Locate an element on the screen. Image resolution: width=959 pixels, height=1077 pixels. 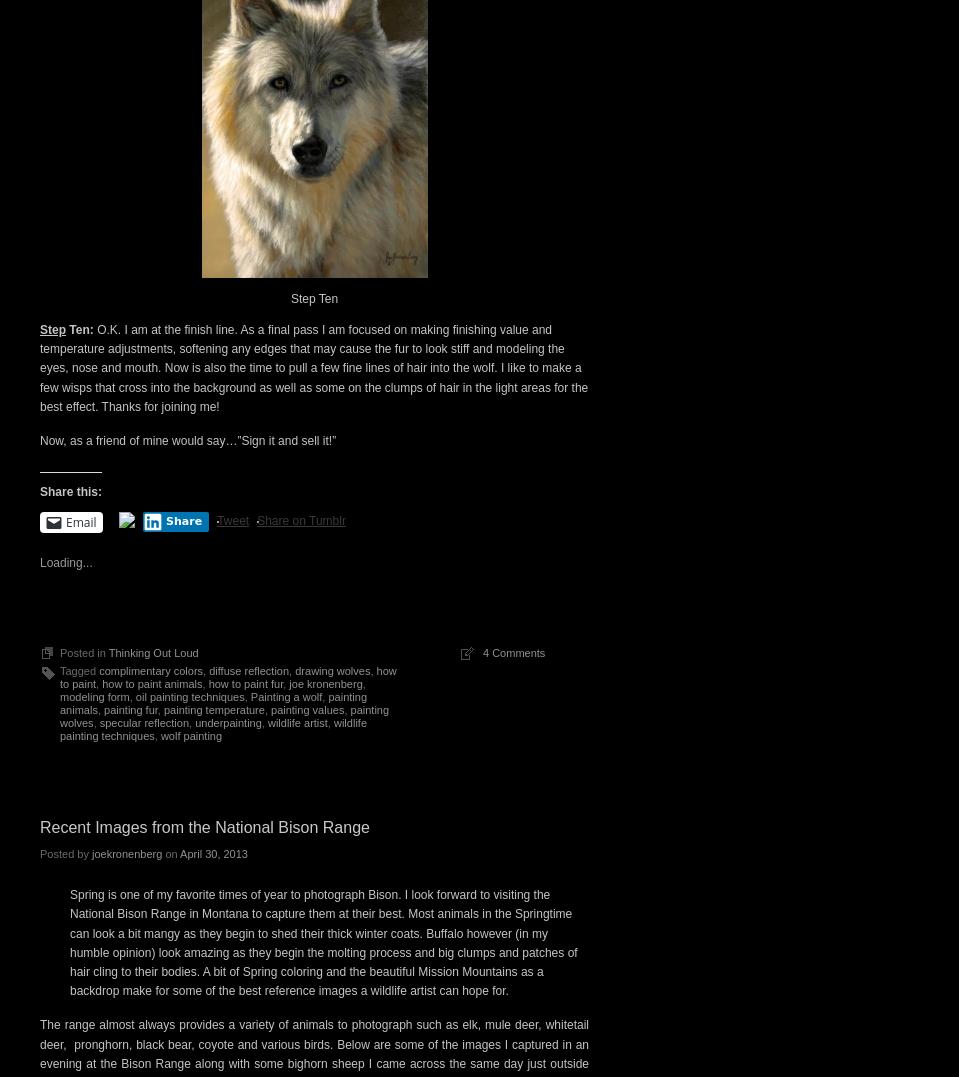
'Share this:' is located at coordinates (70, 491).